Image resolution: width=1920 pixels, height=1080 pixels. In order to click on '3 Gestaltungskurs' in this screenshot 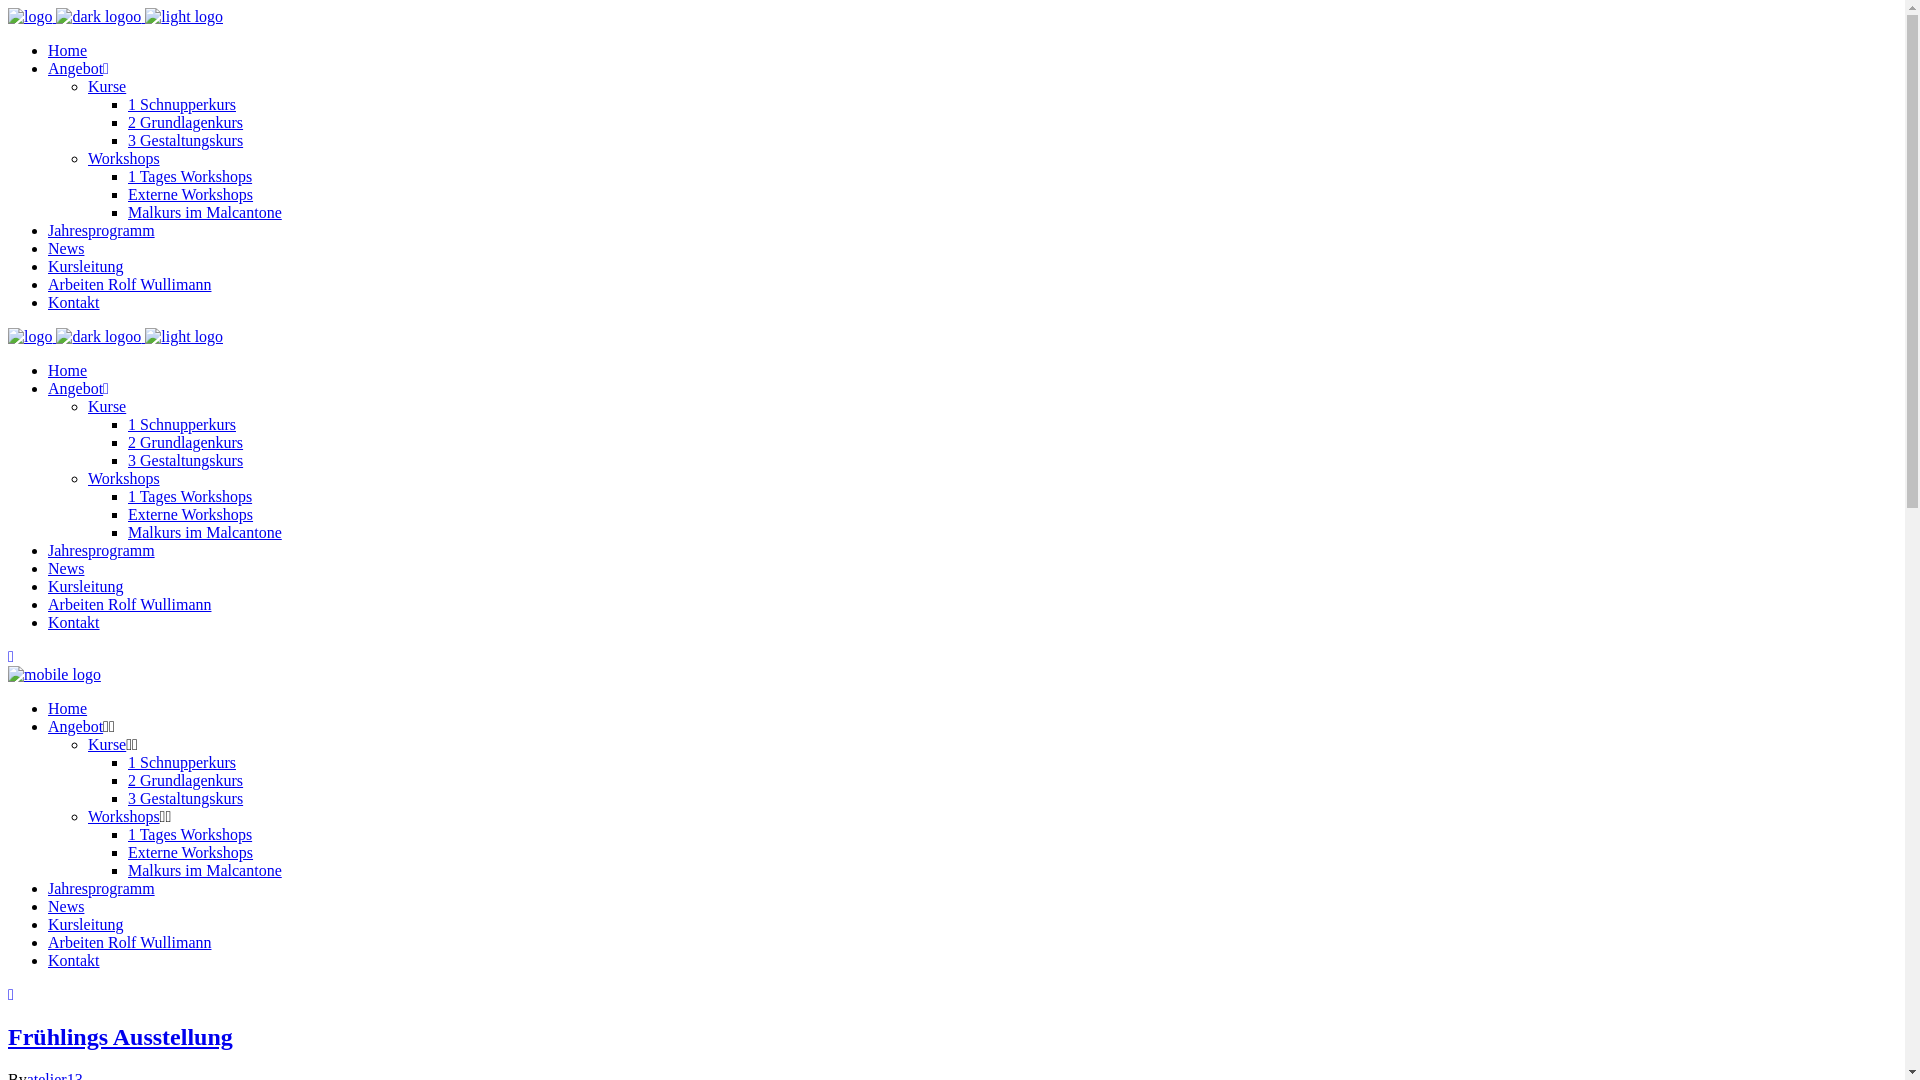, I will do `click(185, 797)`.